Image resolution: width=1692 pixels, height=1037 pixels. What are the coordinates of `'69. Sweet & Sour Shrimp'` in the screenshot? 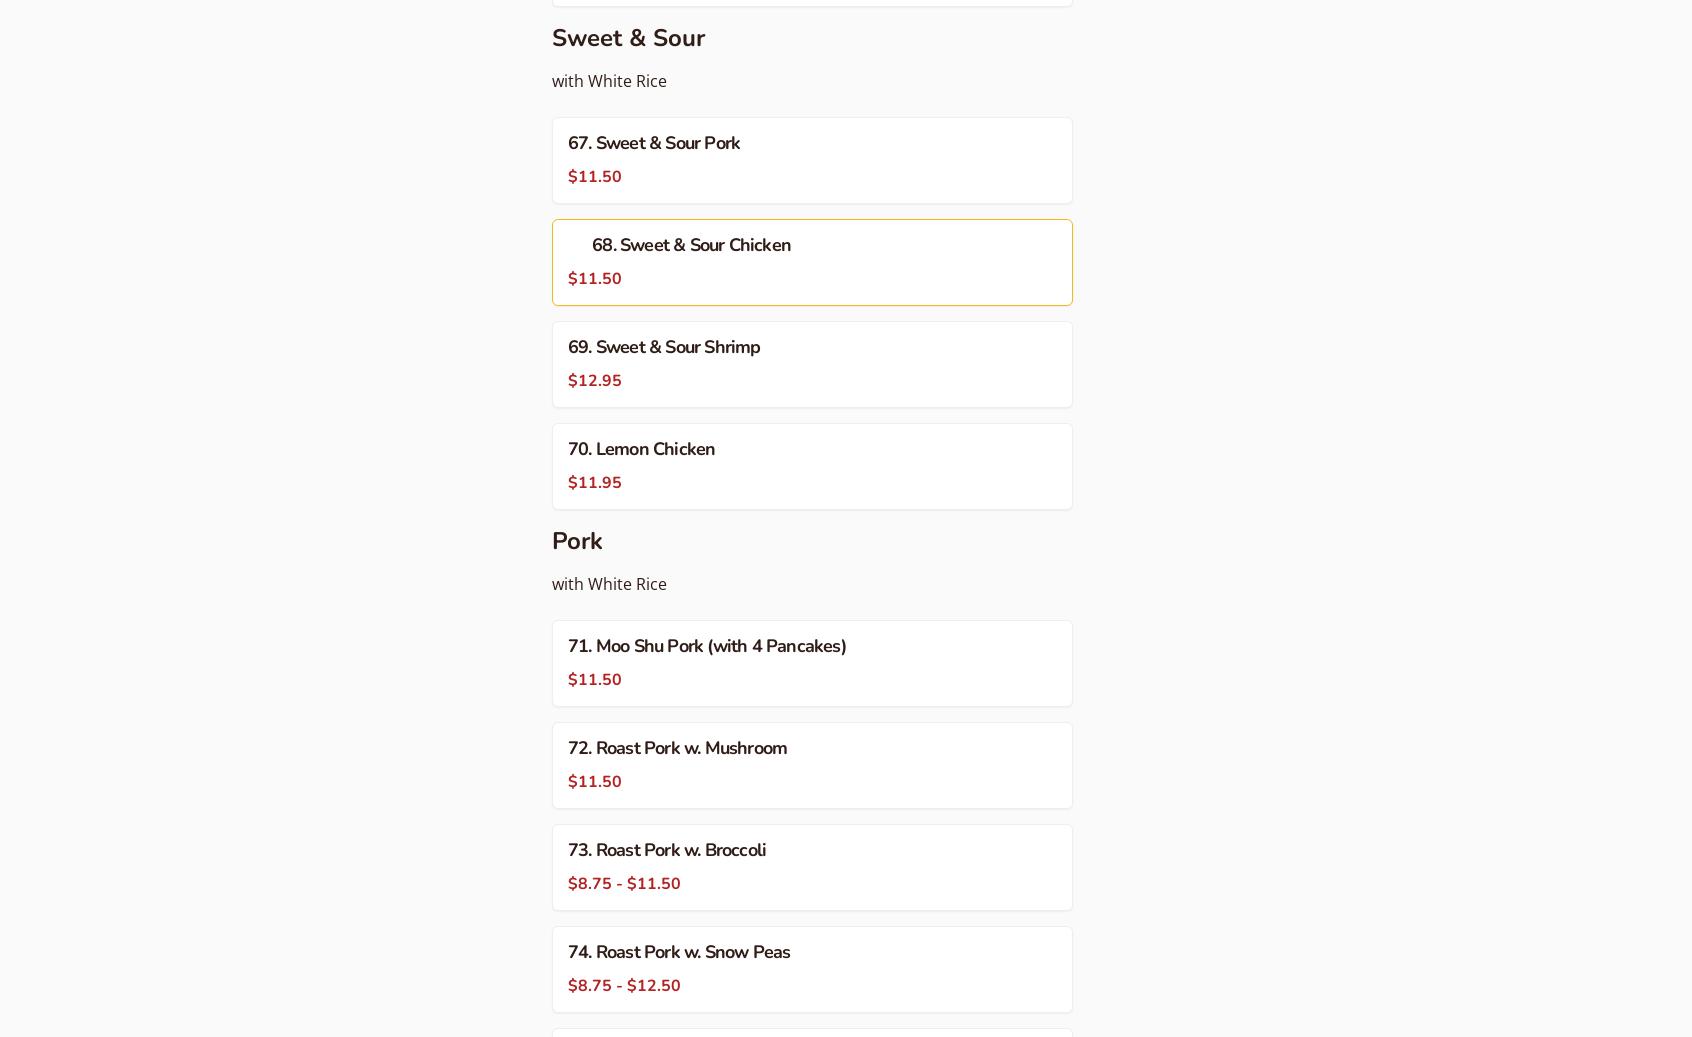 It's located at (567, 345).